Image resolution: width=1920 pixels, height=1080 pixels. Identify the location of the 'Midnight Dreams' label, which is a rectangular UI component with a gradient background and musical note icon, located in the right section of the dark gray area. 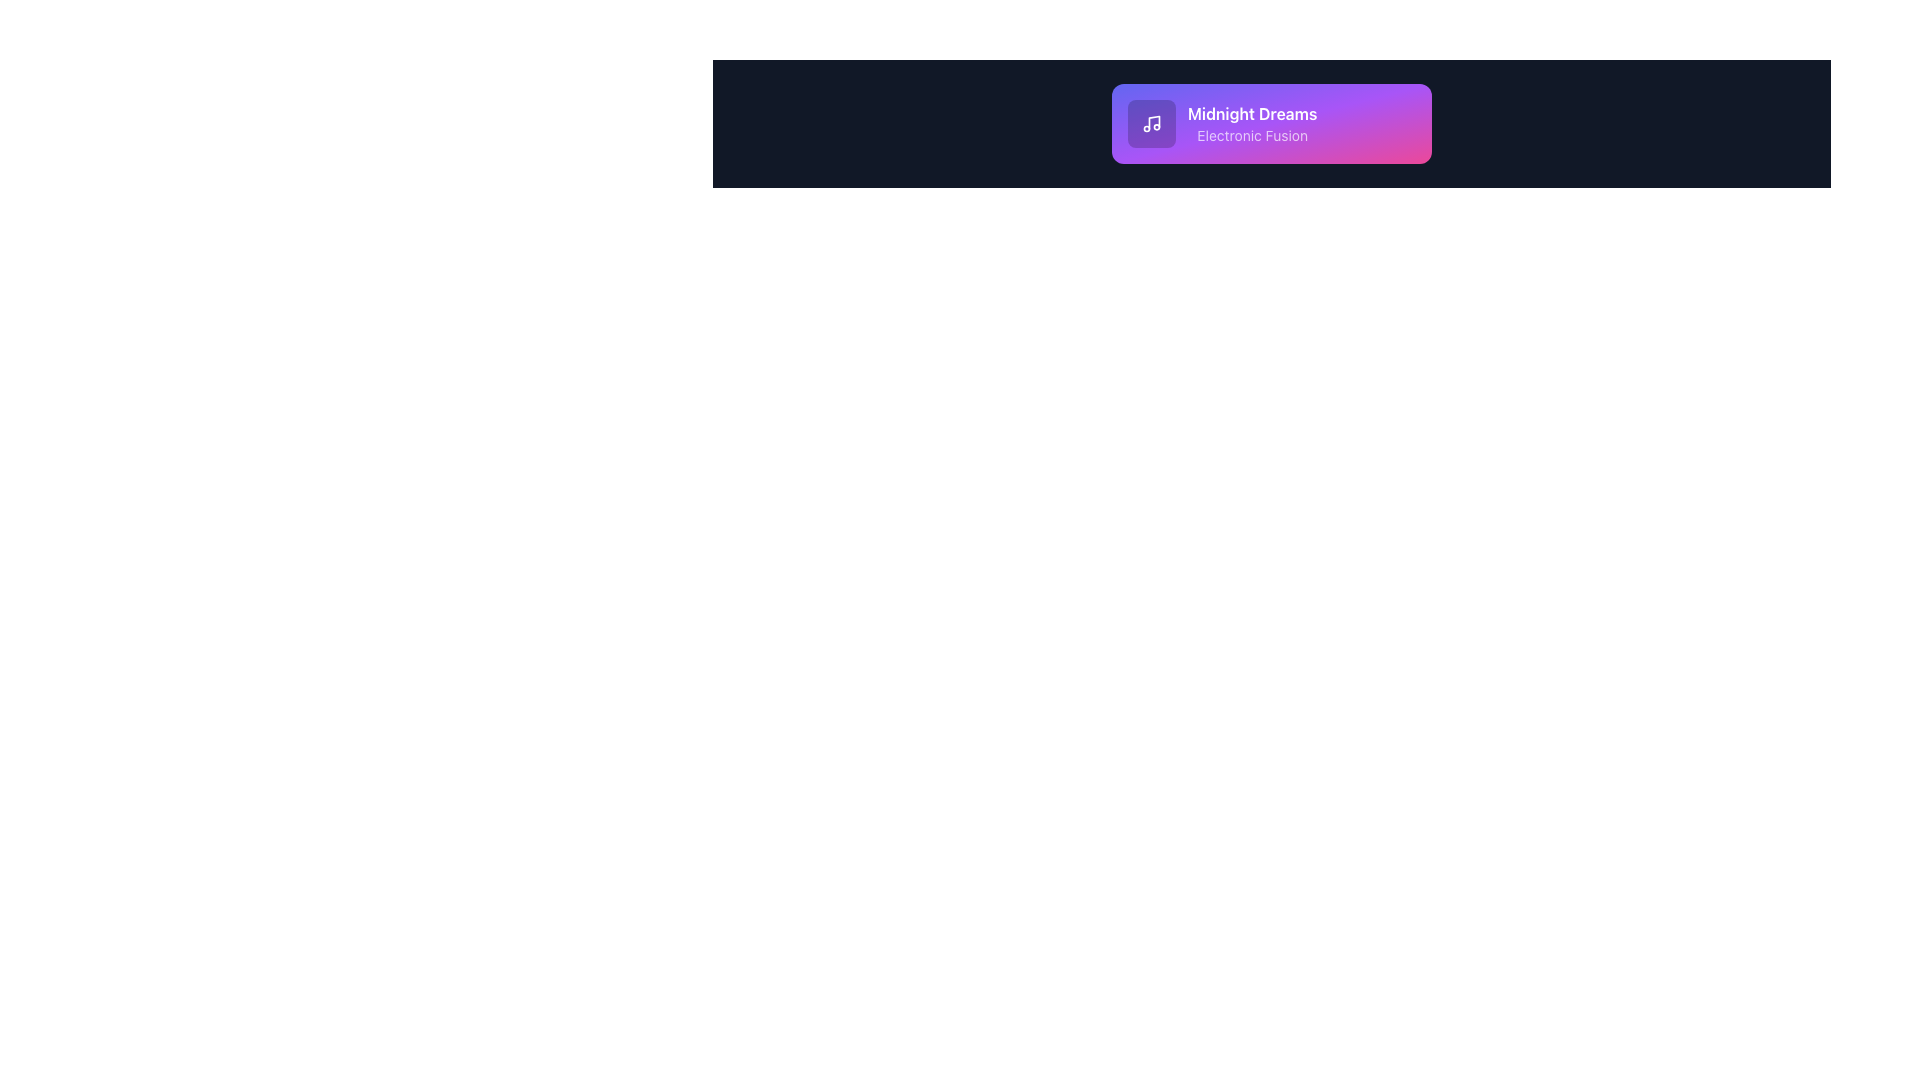
(1271, 123).